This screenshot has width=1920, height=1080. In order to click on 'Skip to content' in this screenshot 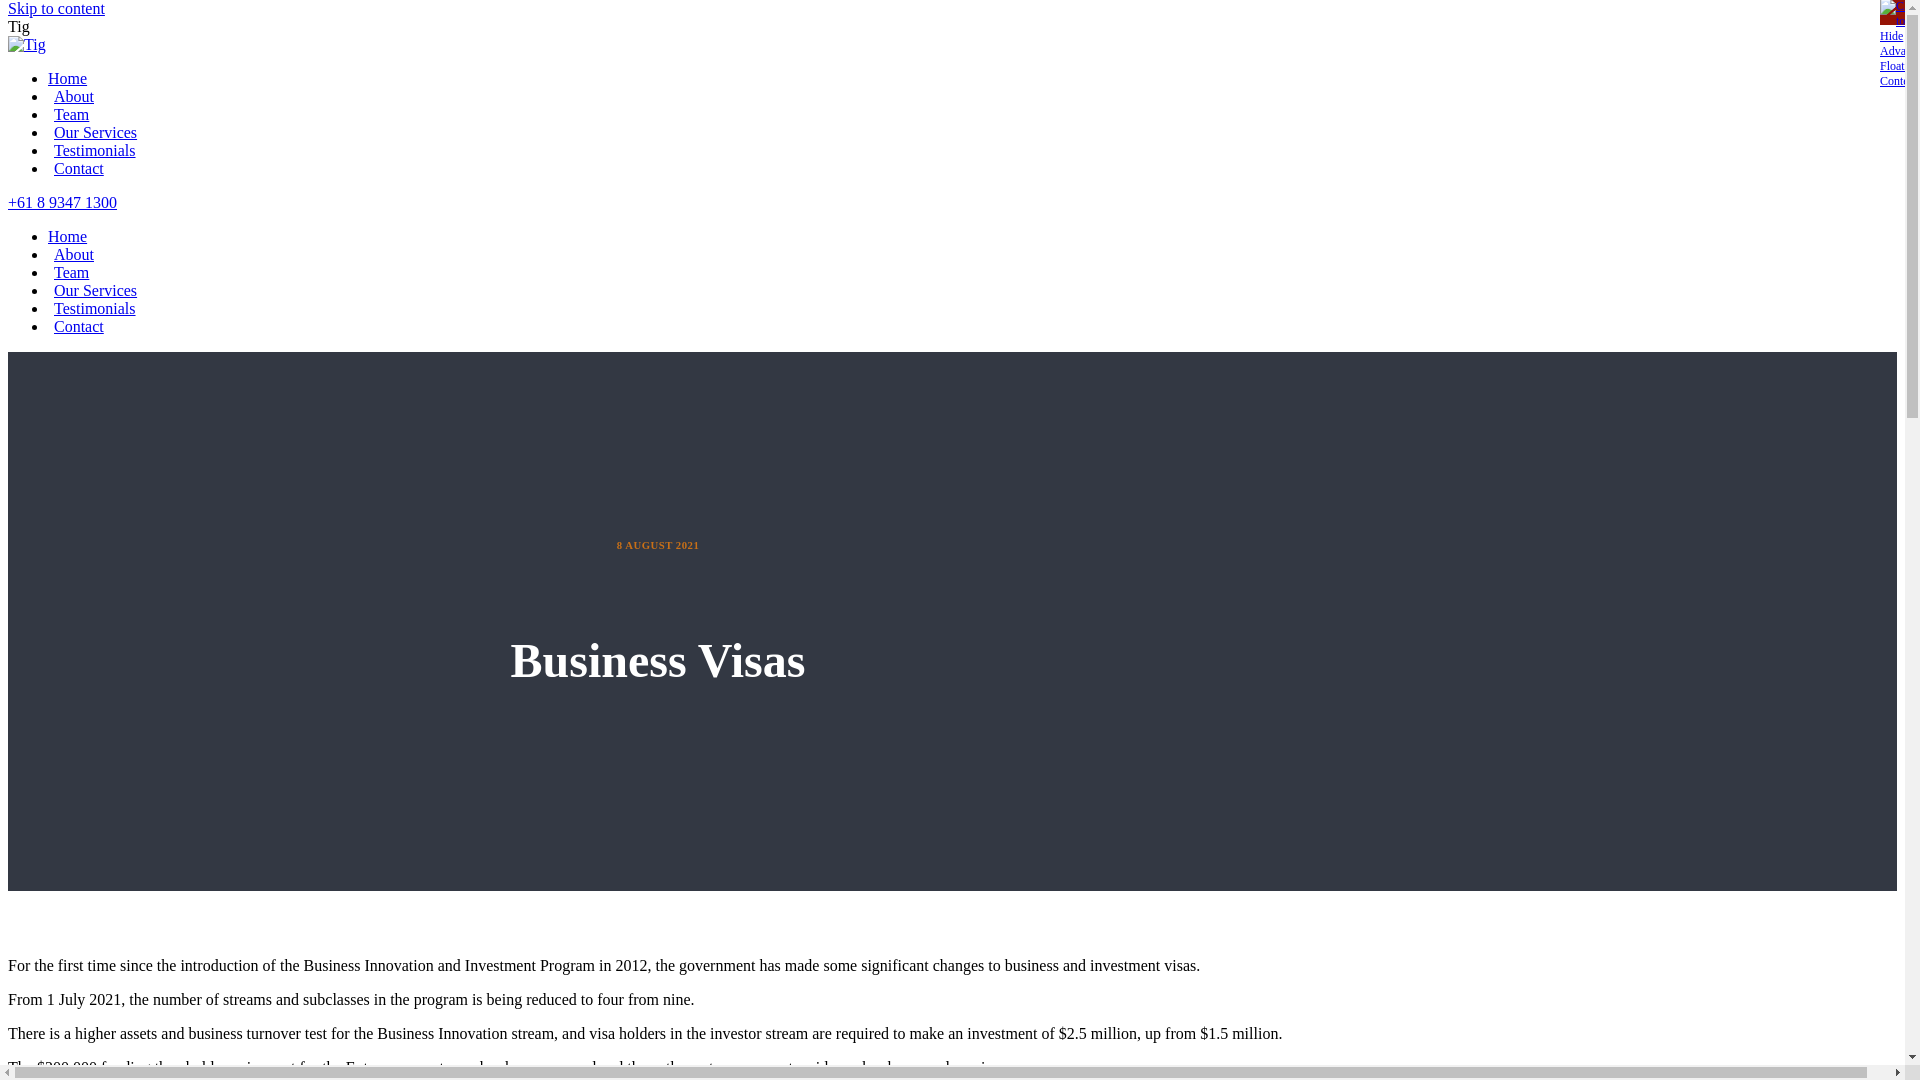, I will do `click(56, 8)`.